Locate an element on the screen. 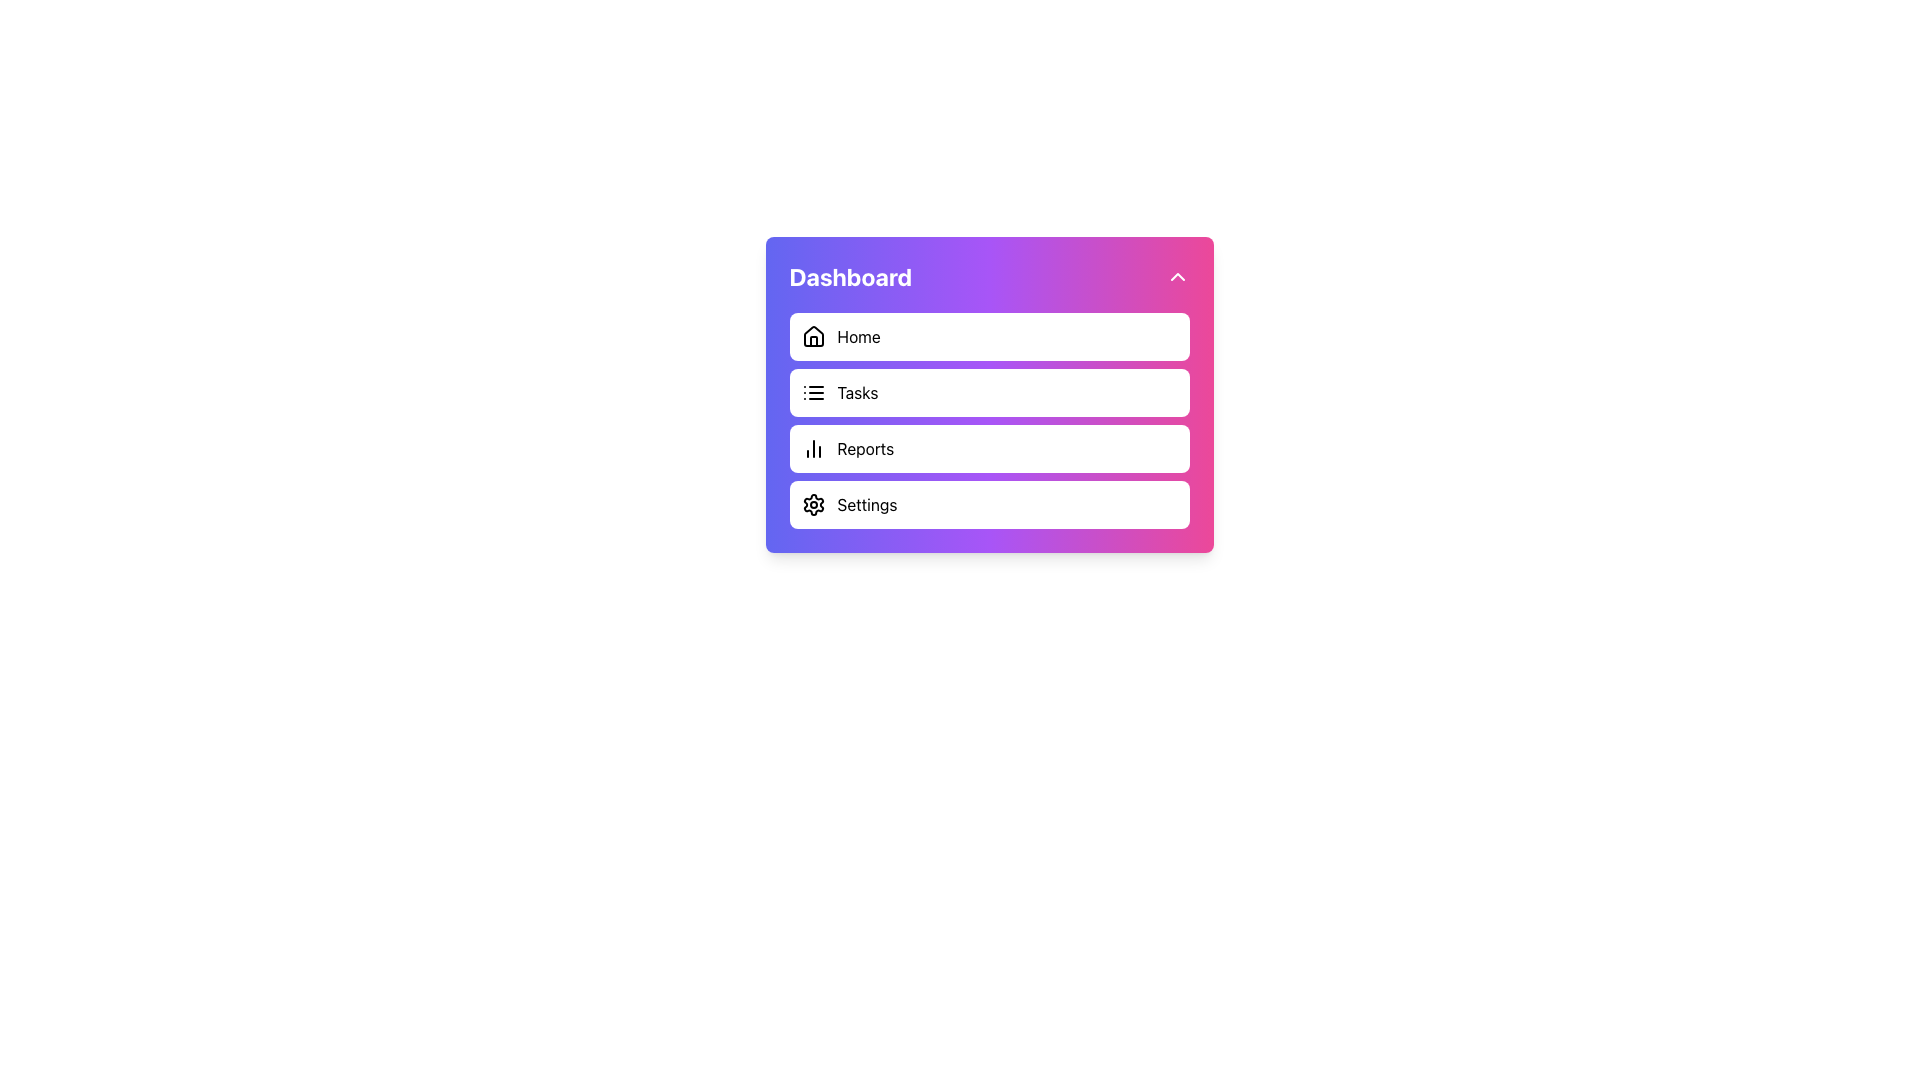 This screenshot has width=1920, height=1080. the navigation button located at the bottom of the vertical list in the 'Dashboard' panel is located at coordinates (989, 504).